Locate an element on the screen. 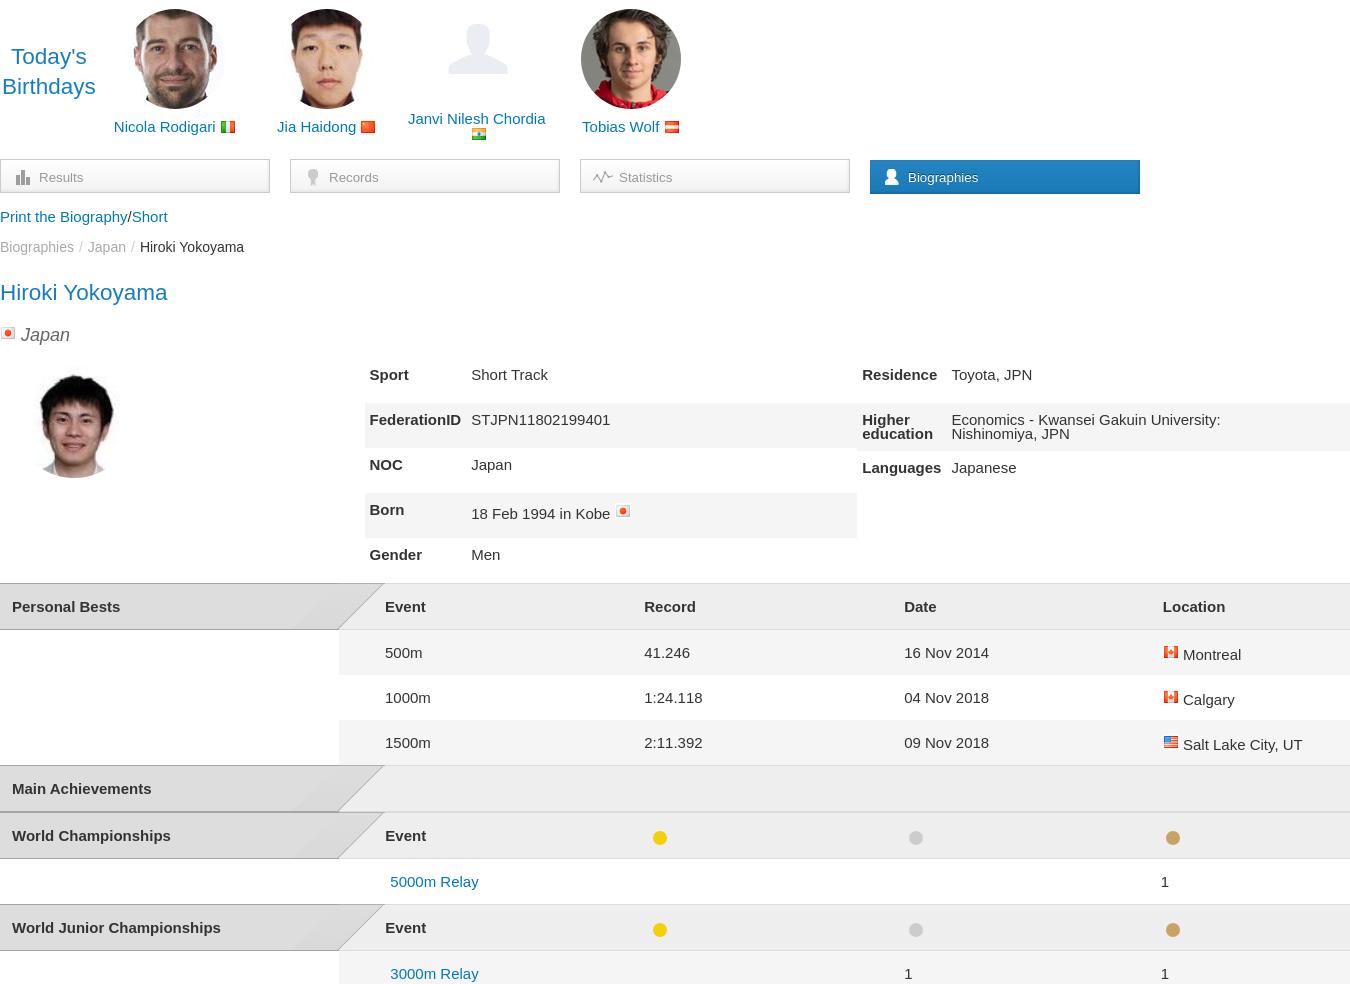 The image size is (1350, 984). 'Today's' is located at coordinates (47, 55).